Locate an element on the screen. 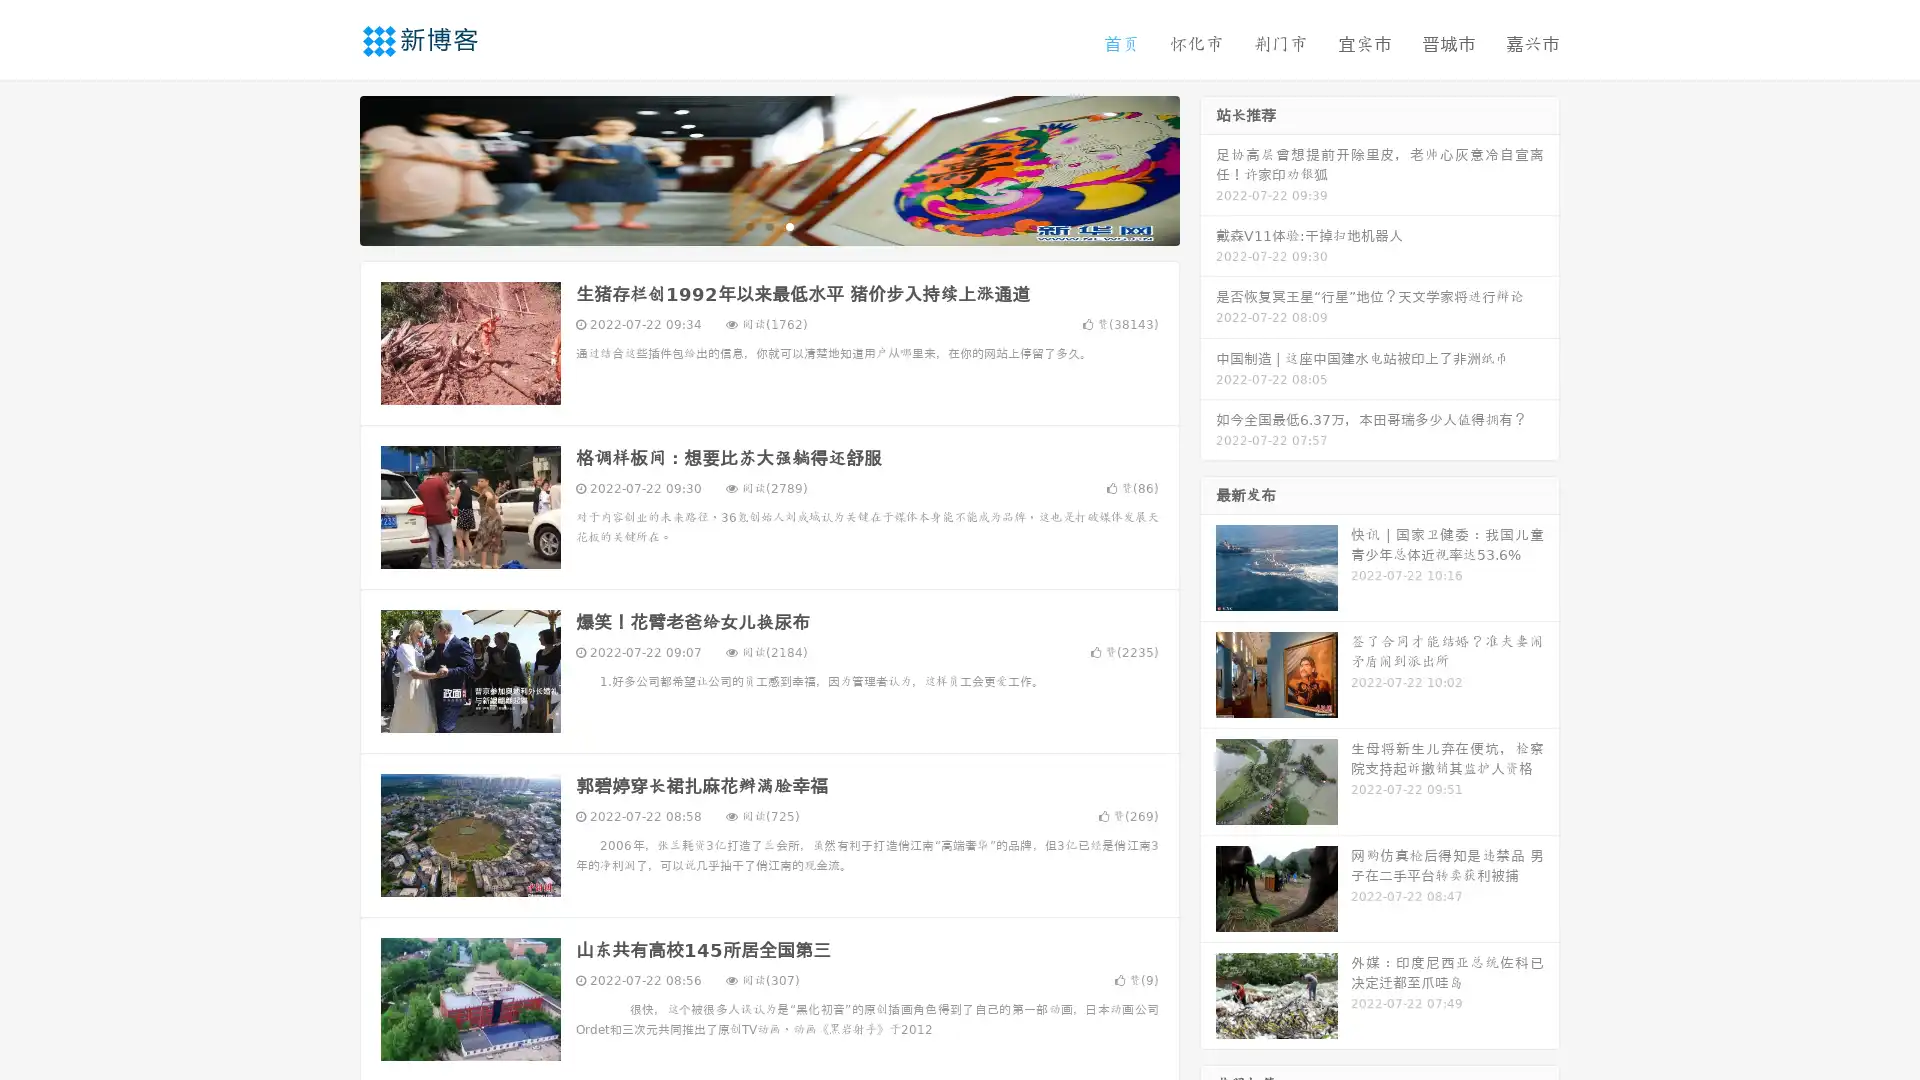  Go to slide 1 is located at coordinates (748, 225).